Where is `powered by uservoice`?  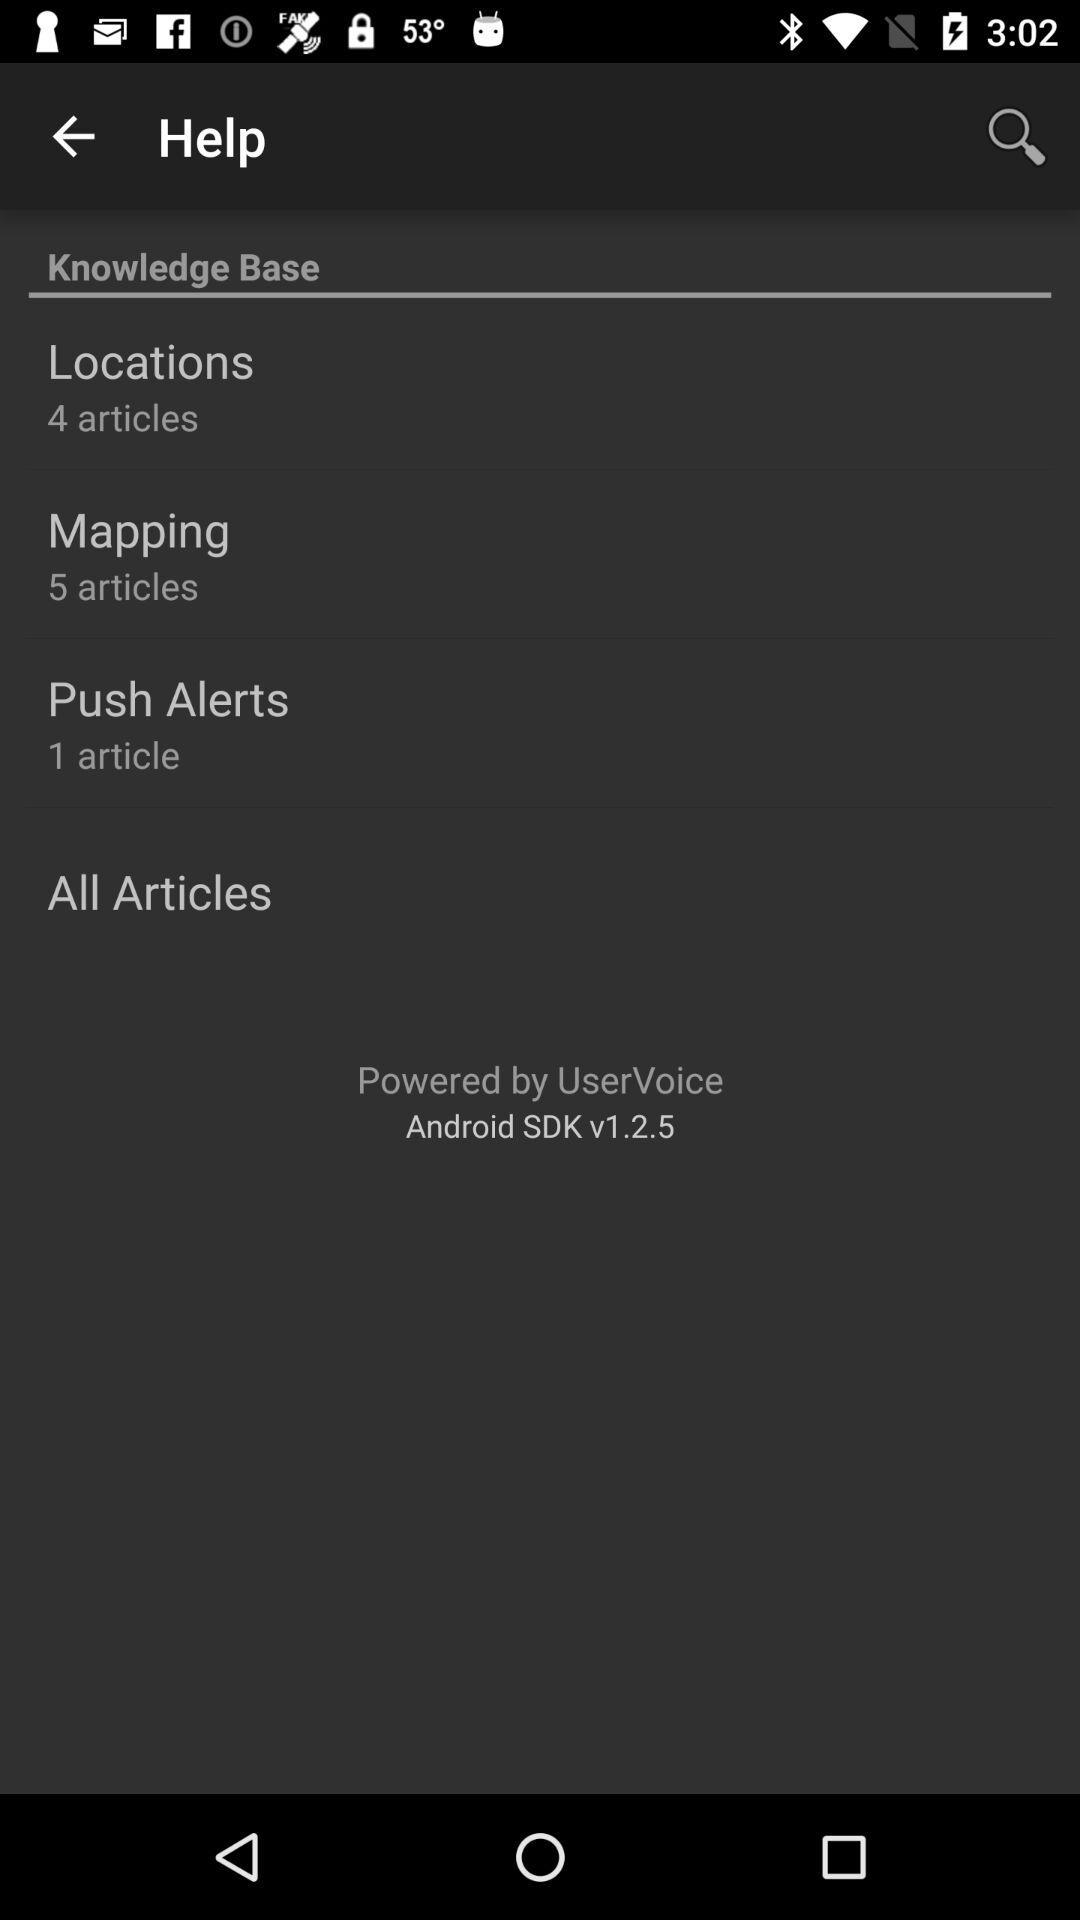 powered by uservoice is located at coordinates (540, 1078).